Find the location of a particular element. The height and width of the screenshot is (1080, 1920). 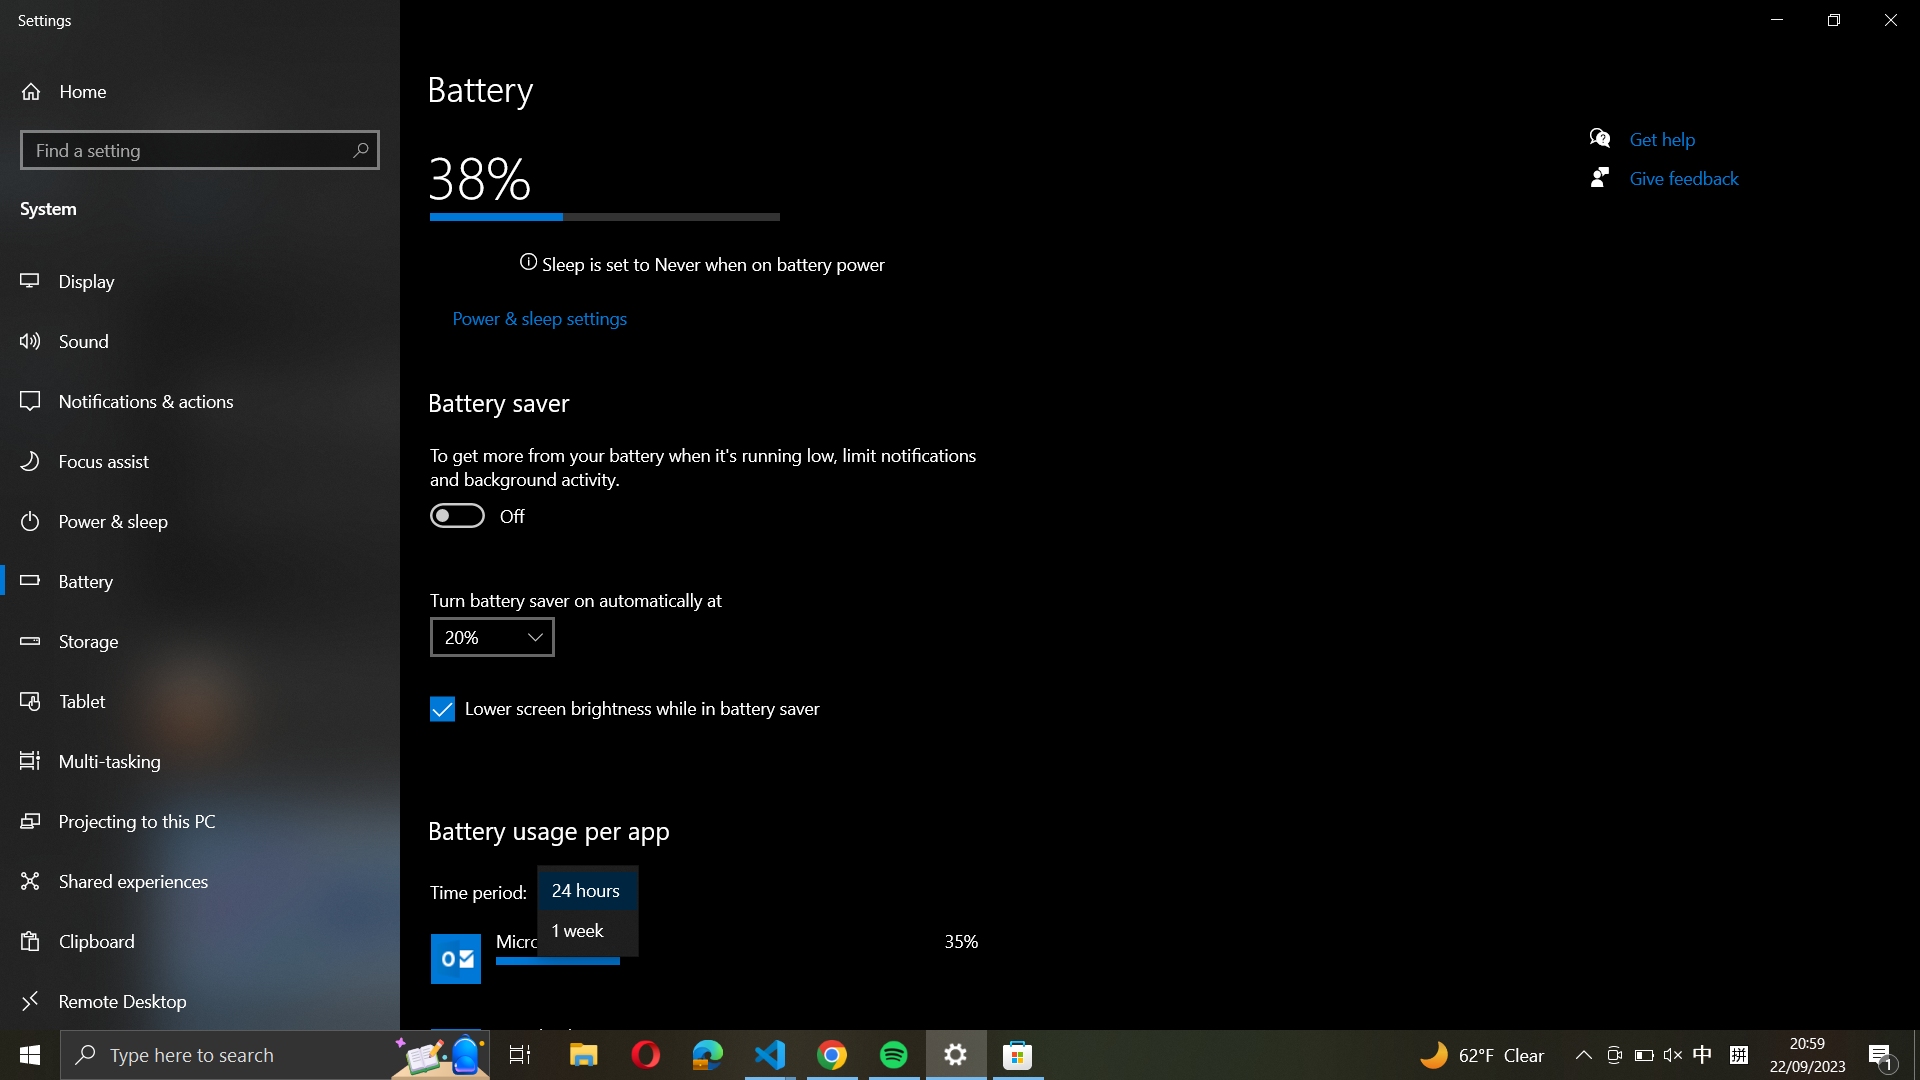

the Sound settings from the left menu is located at coordinates (201, 339).